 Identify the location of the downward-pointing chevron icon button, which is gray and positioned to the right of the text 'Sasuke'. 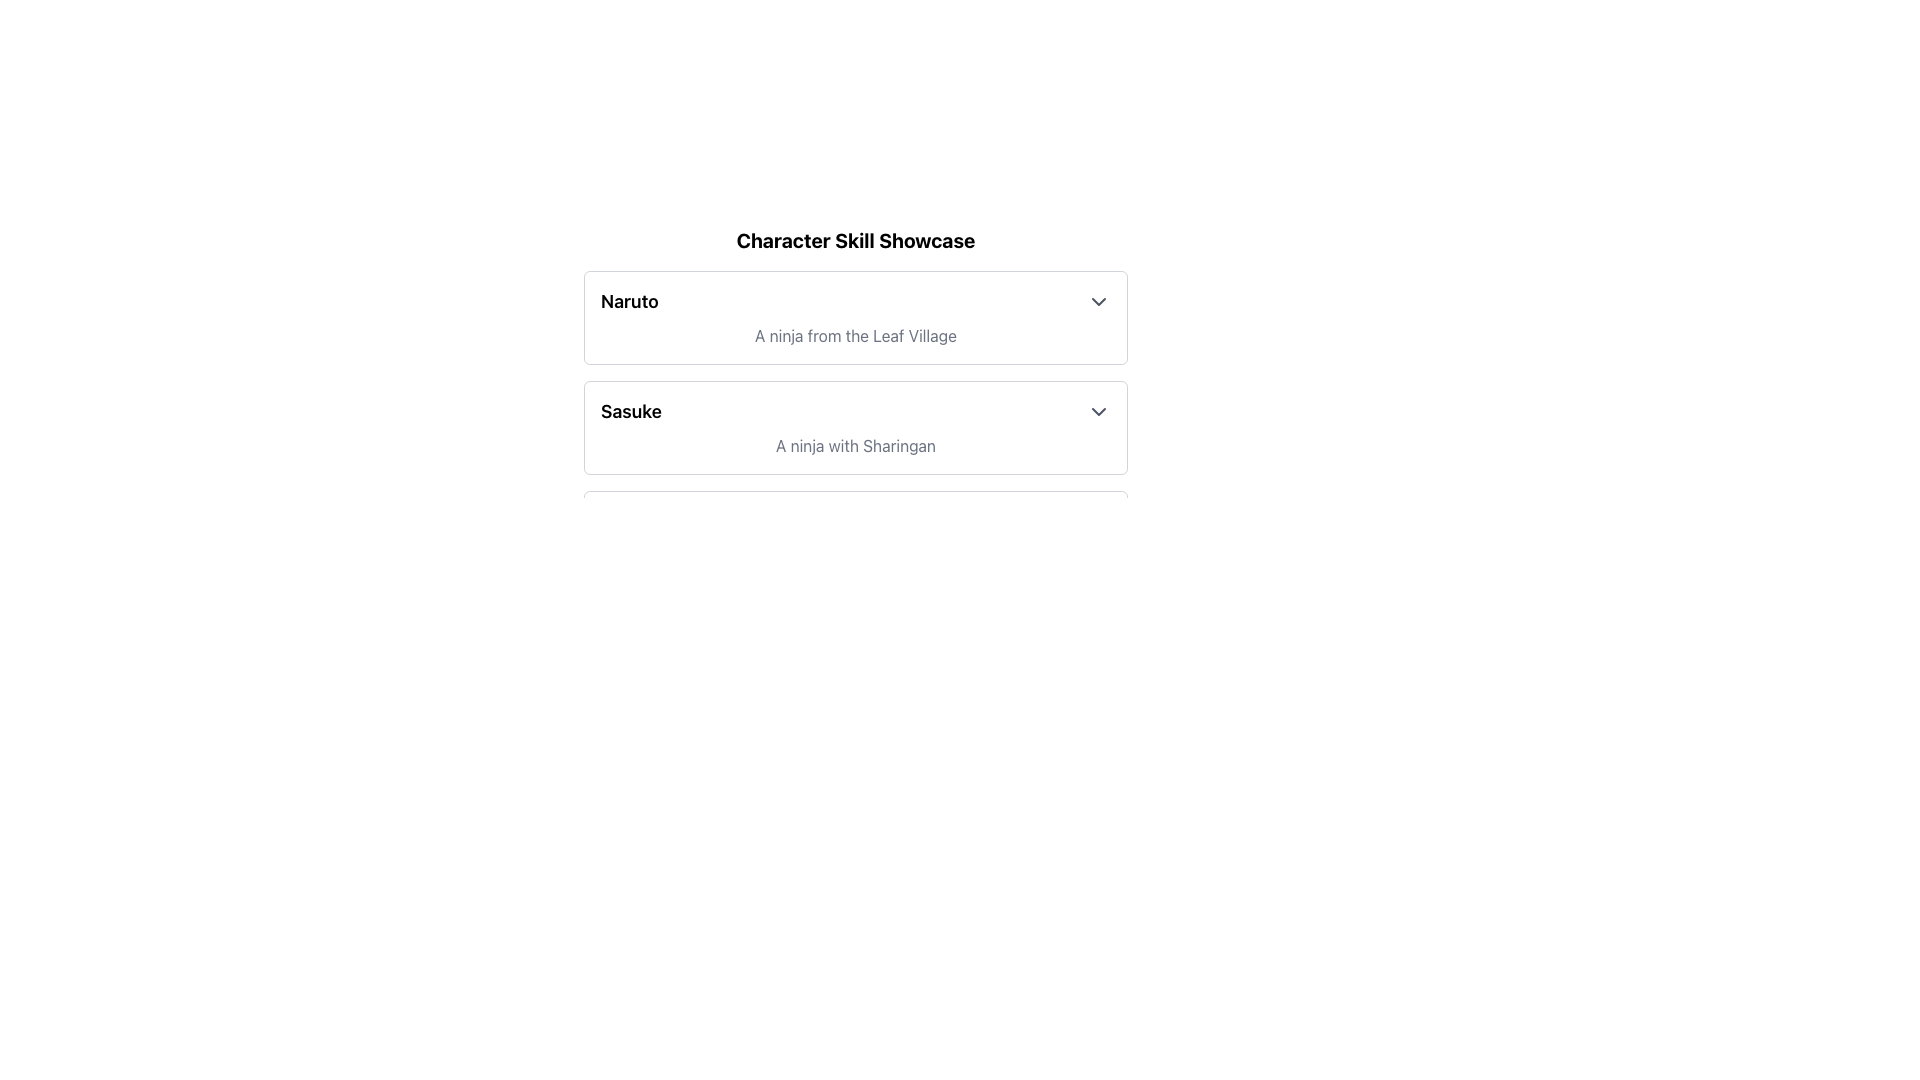
(1098, 411).